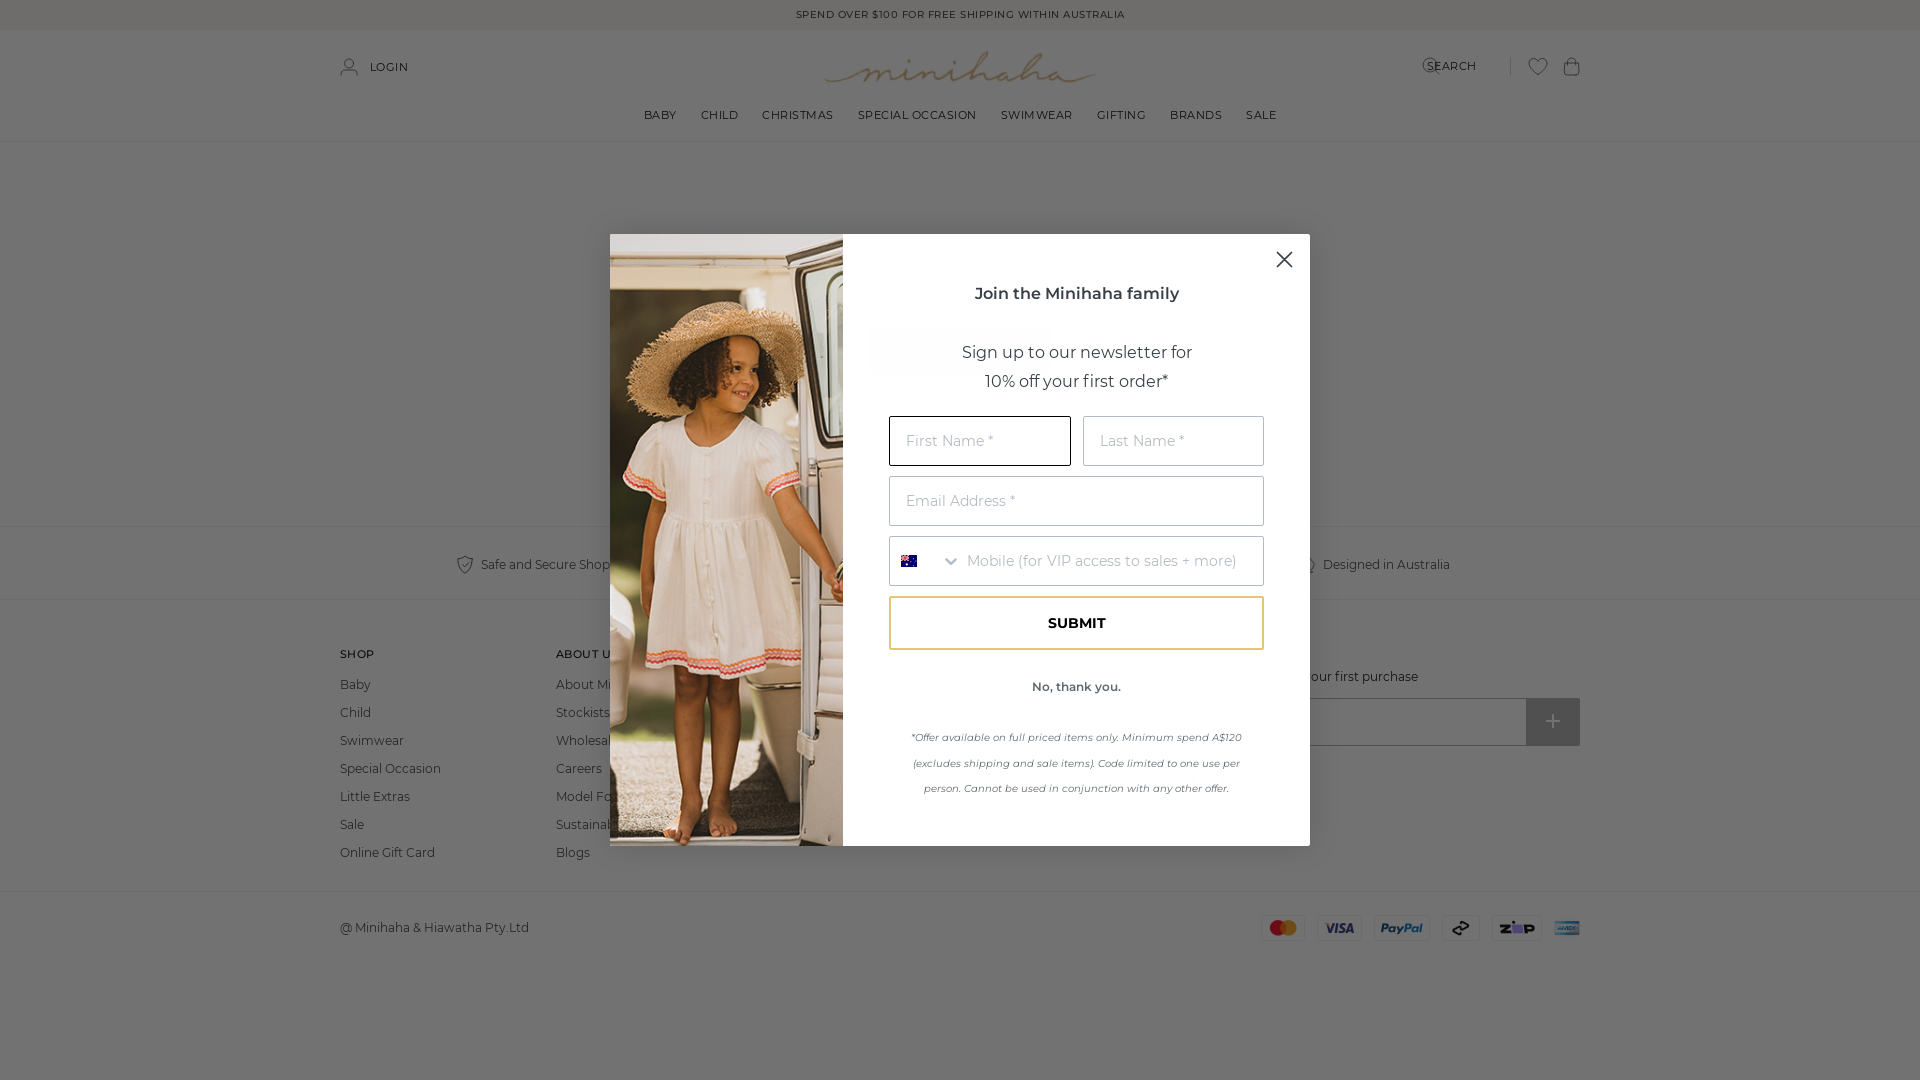  Describe the element at coordinates (390, 767) in the screenshot. I see `'Special Occasion'` at that location.